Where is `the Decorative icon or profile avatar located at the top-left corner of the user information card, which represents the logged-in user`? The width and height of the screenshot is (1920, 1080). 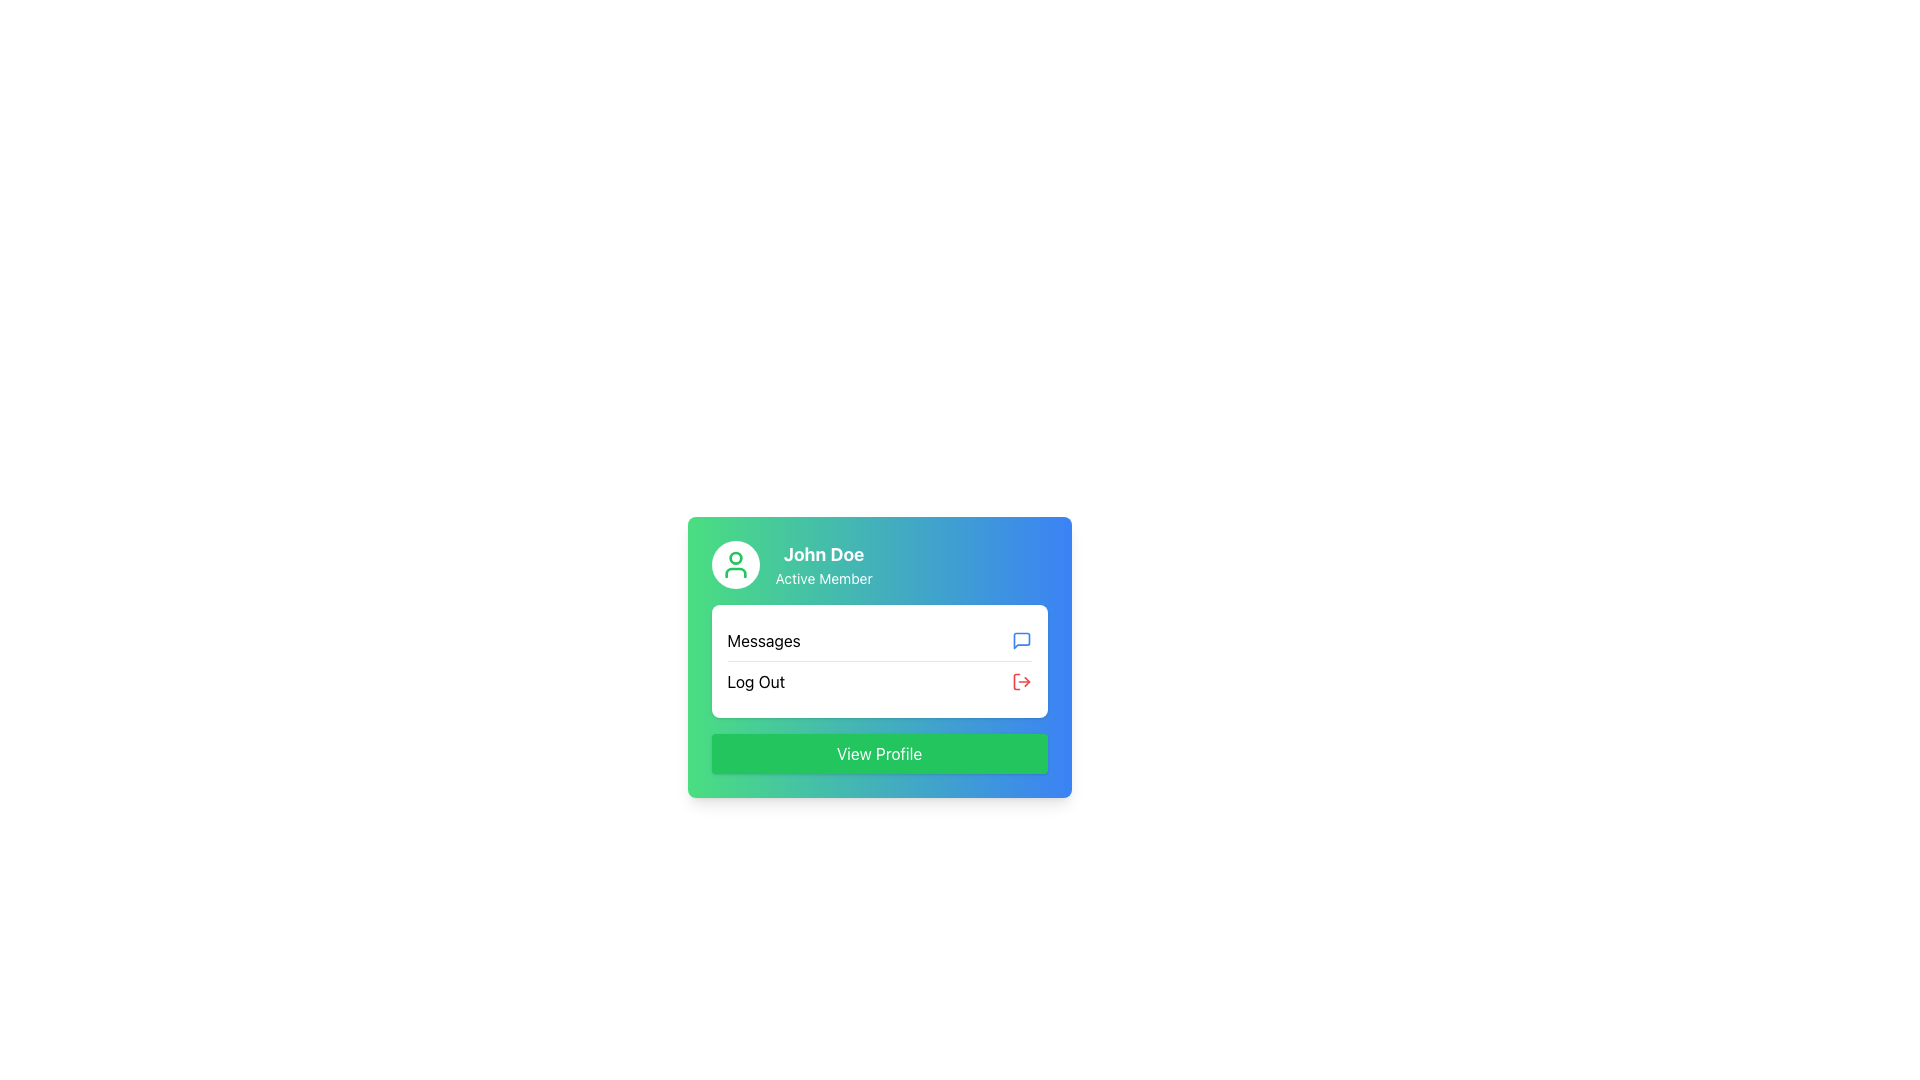 the Decorative icon or profile avatar located at the top-left corner of the user information card, which represents the logged-in user is located at coordinates (734, 564).